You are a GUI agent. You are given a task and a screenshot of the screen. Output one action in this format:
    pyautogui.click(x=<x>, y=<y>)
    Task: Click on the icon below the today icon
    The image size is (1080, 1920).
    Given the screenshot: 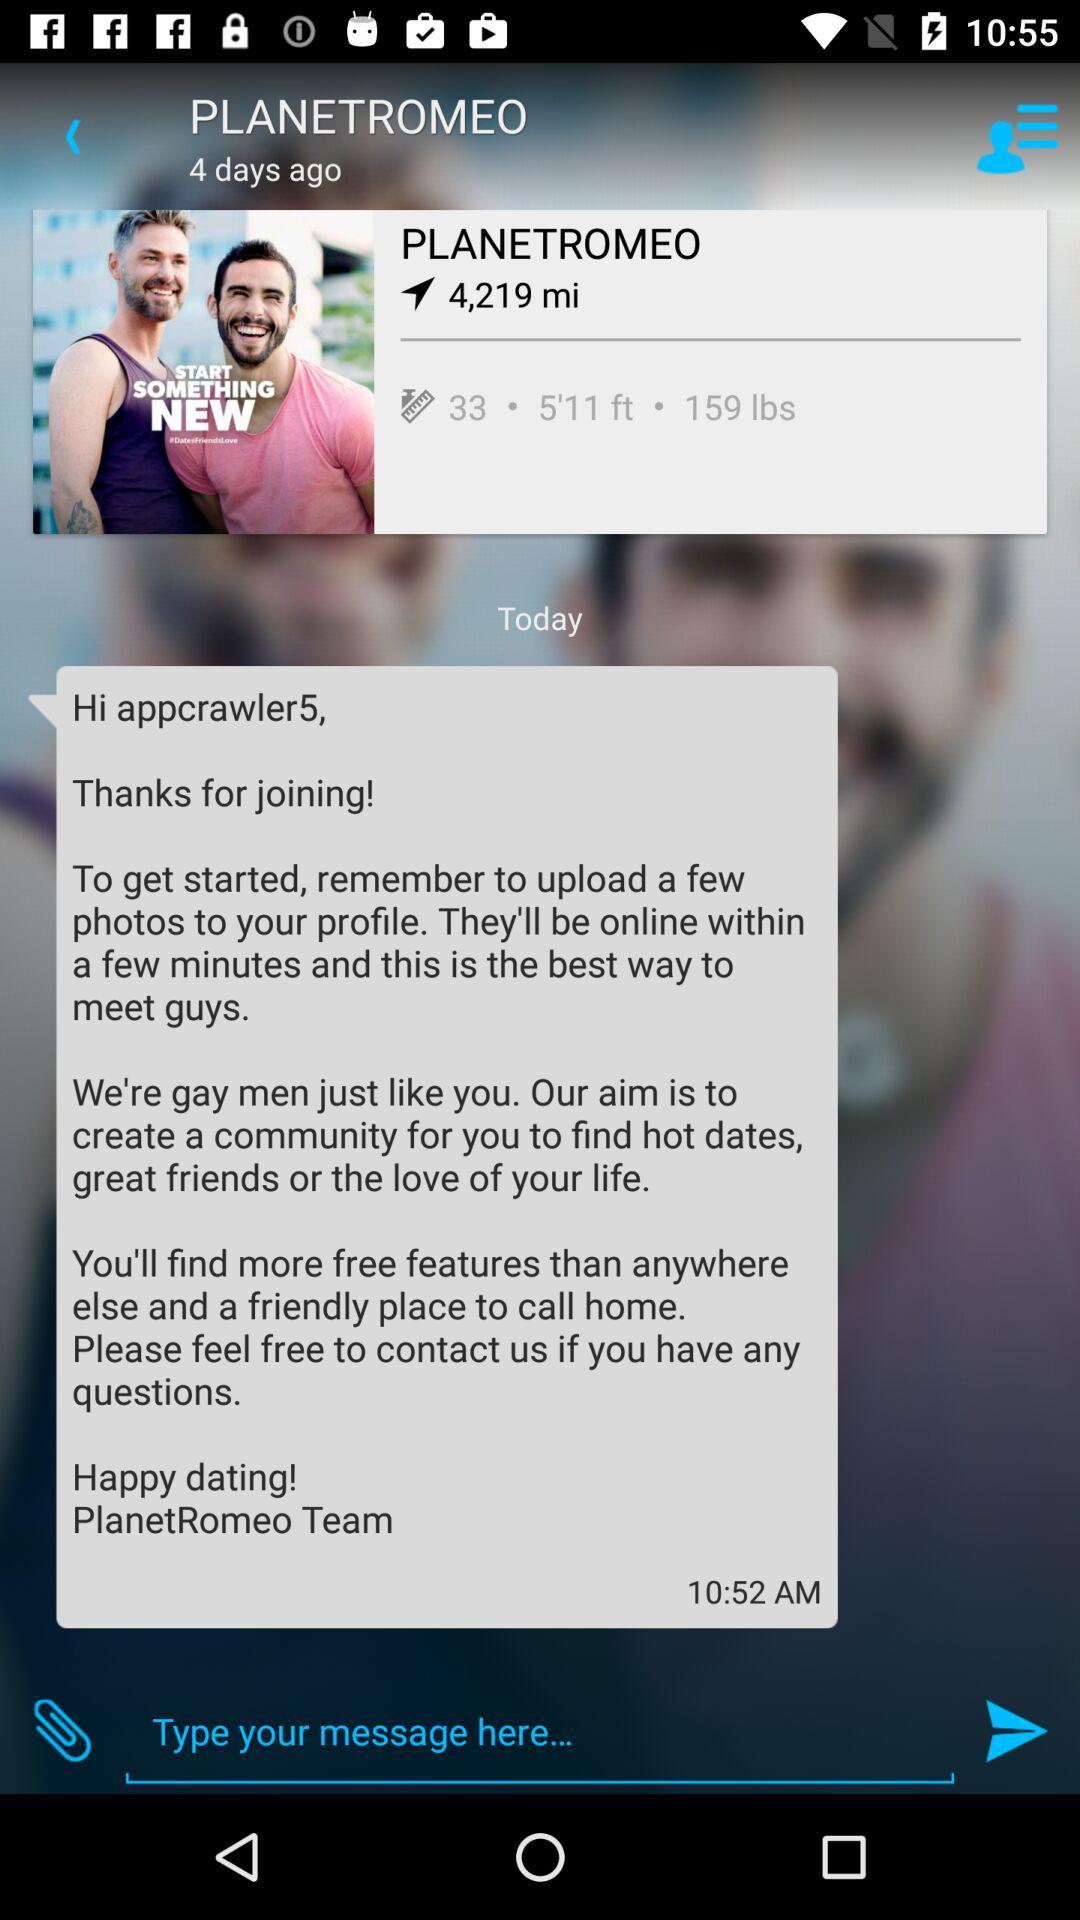 What is the action you would take?
    pyautogui.click(x=446, y=1111)
    